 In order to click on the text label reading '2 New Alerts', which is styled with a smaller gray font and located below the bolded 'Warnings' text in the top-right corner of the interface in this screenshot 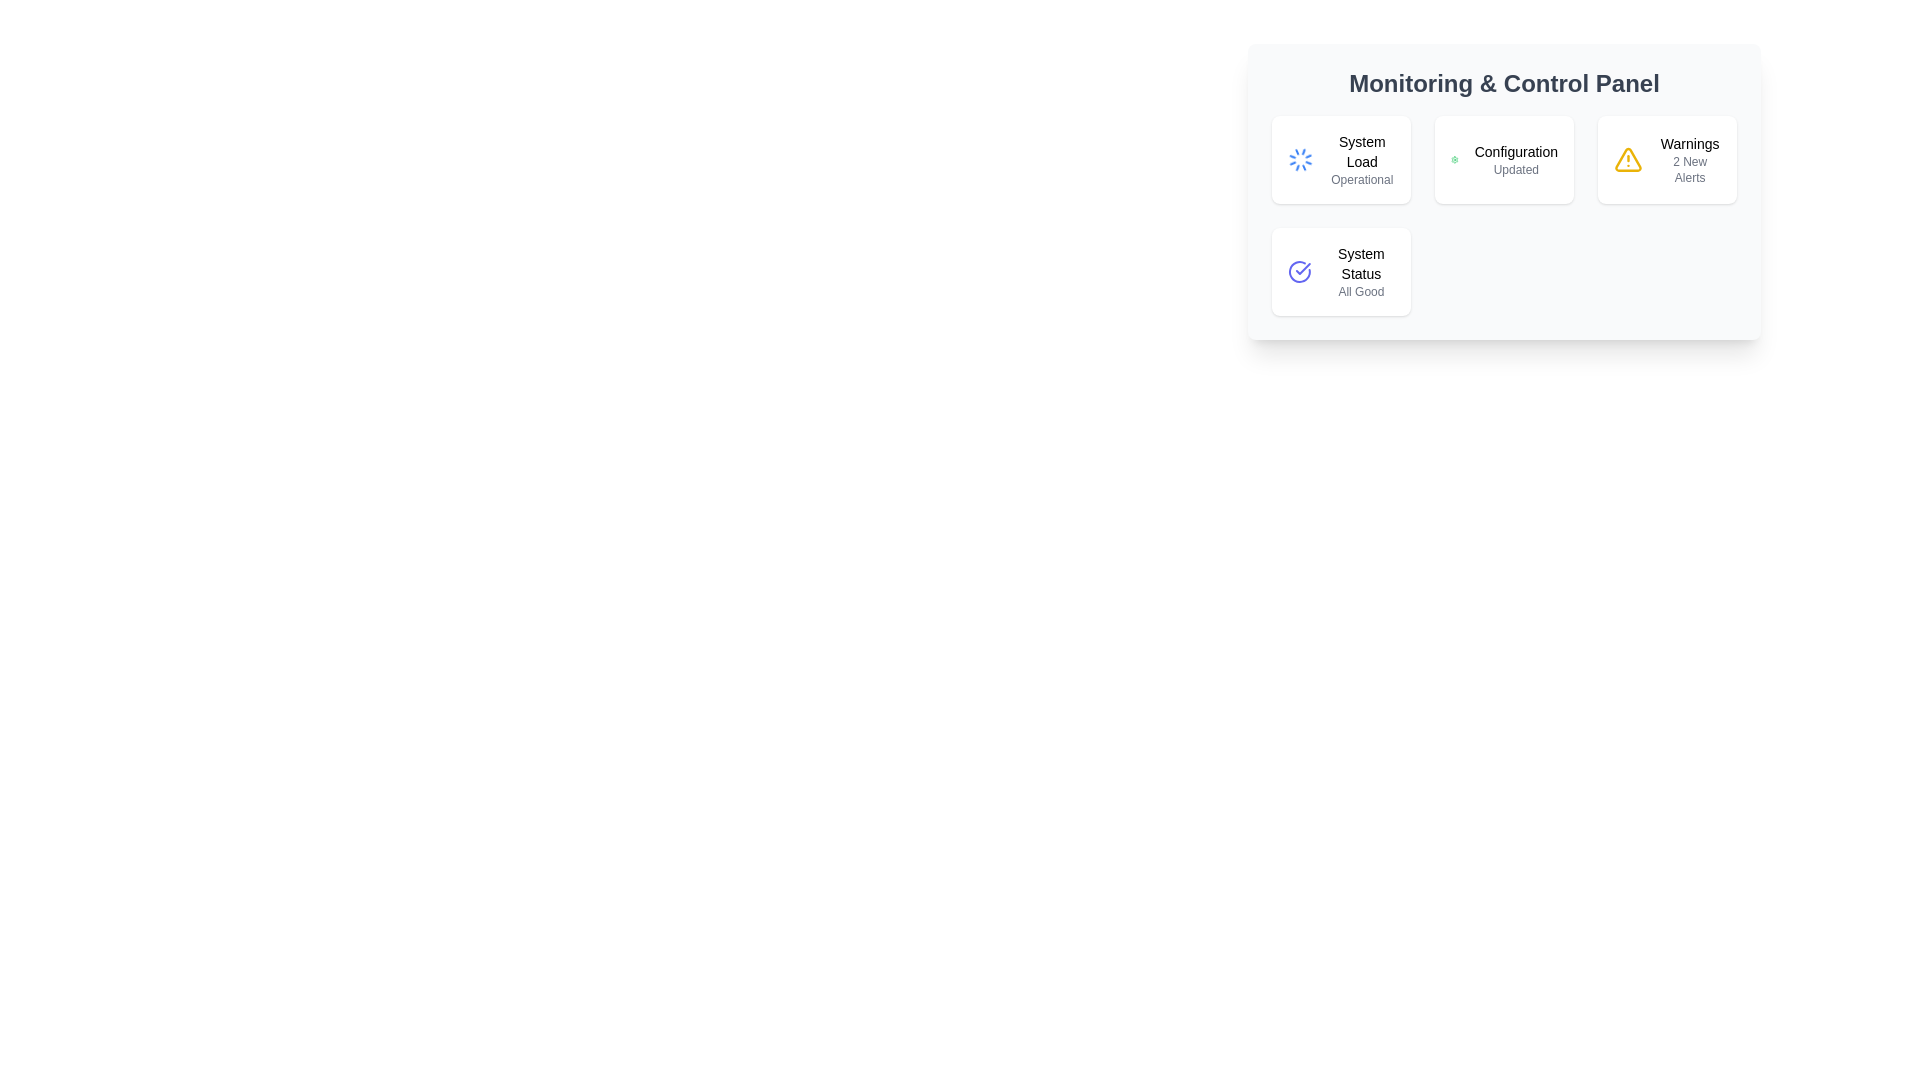, I will do `click(1689, 168)`.